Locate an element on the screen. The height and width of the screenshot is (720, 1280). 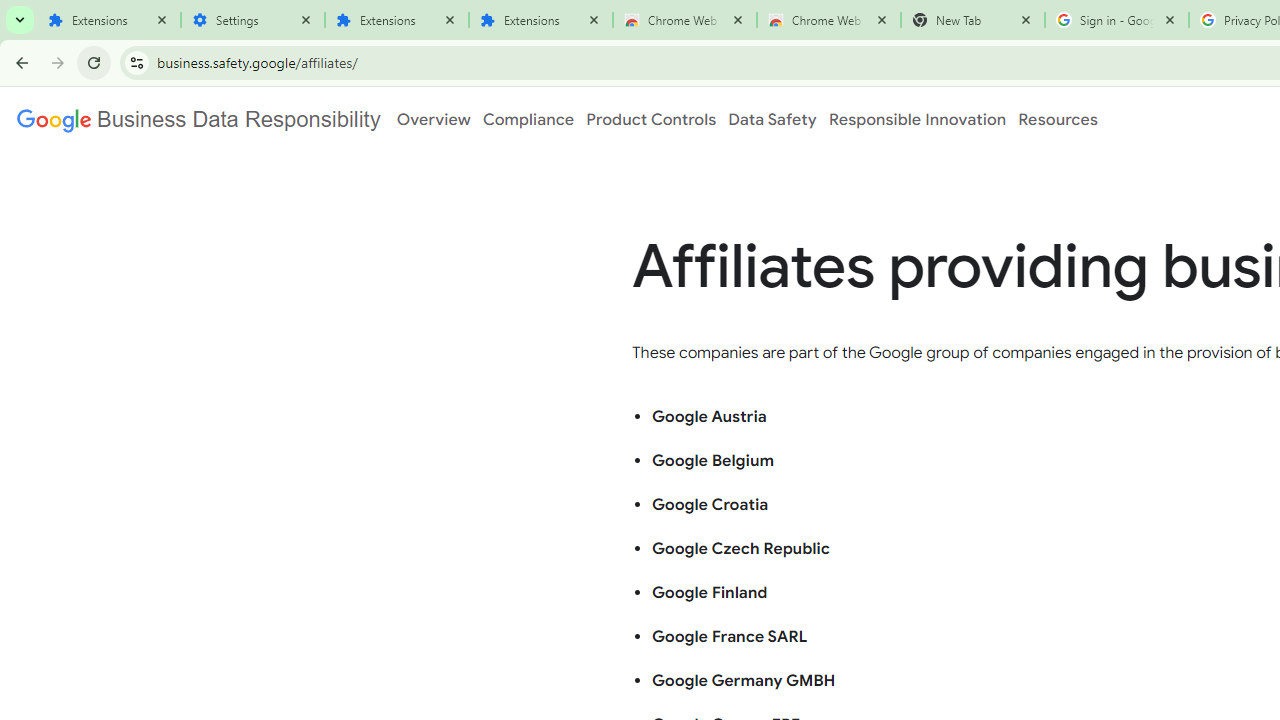
'Data Safety' is located at coordinates (771, 119).